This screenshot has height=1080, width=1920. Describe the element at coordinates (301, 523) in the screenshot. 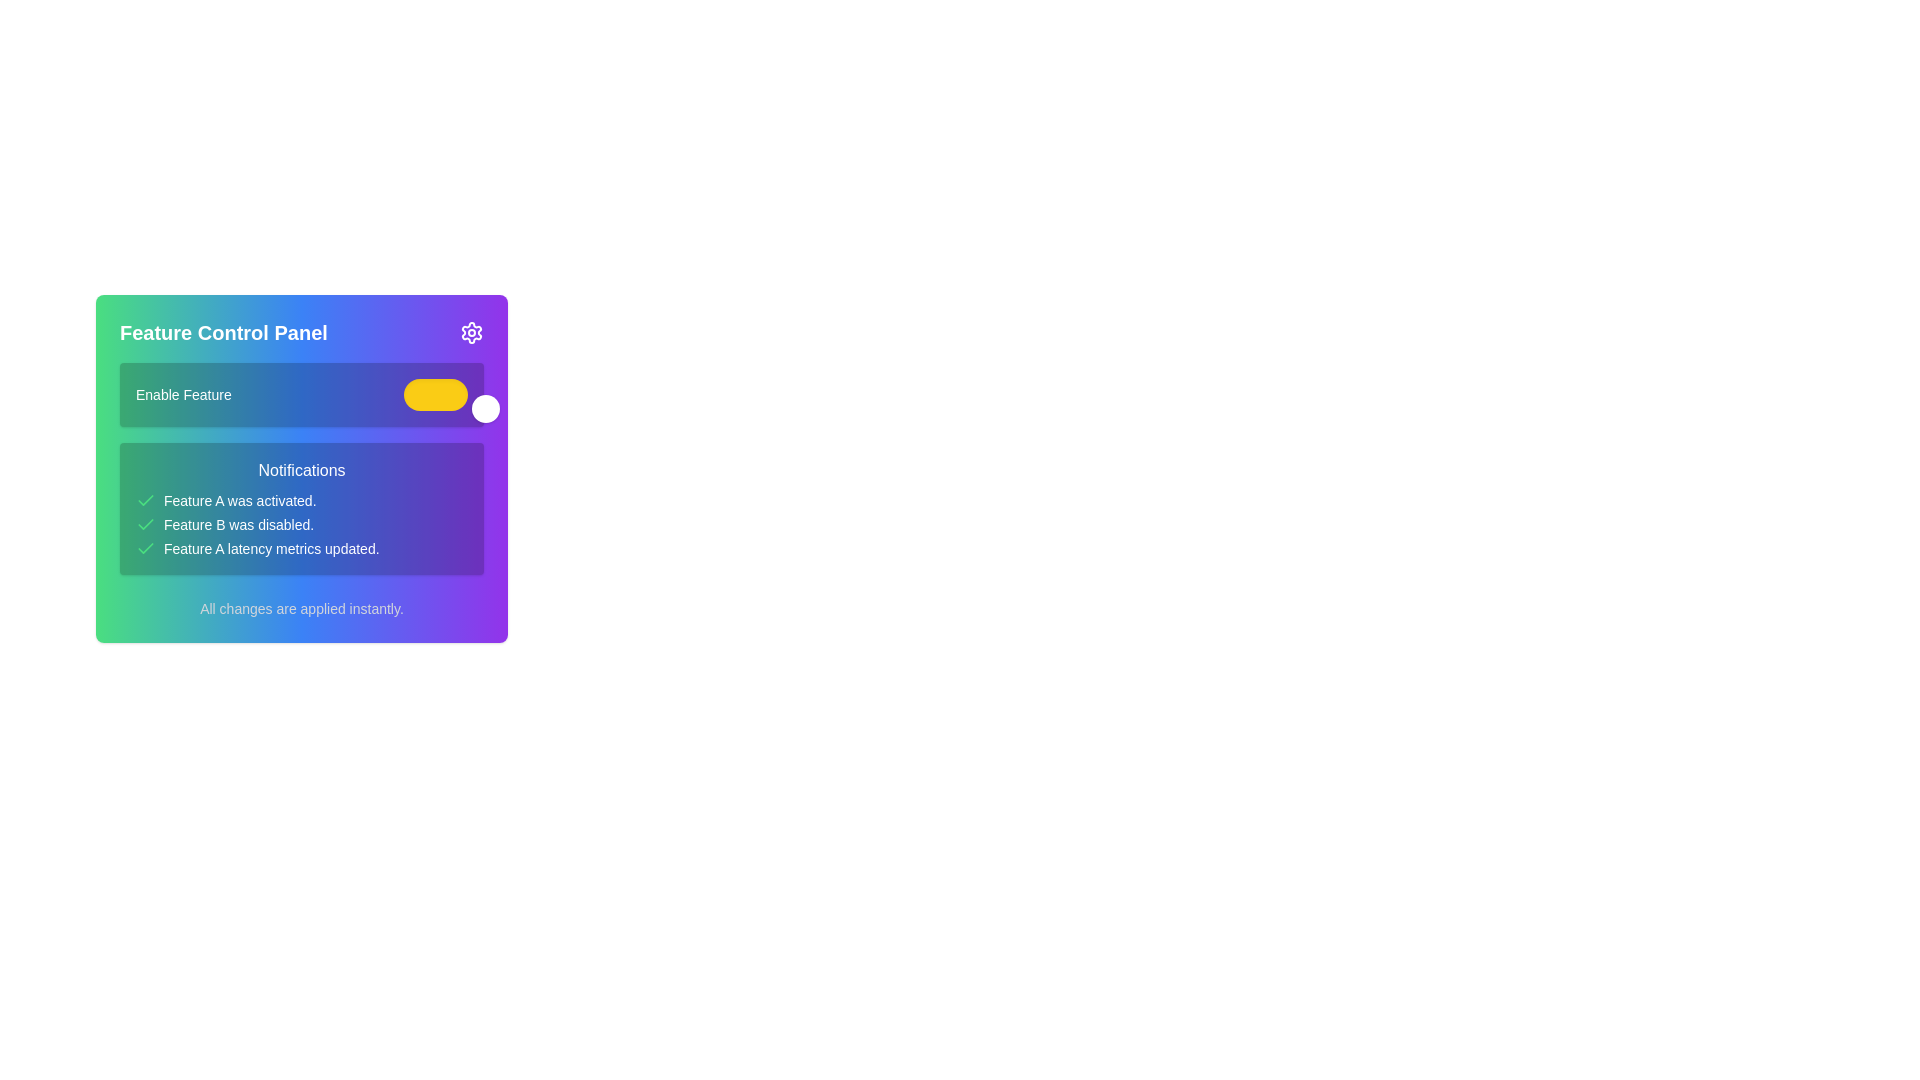

I see `the text content displaying status updates in the Notifications panel, which contains entries styled with a smaller font size and green checkmark icons for each status update` at that location.